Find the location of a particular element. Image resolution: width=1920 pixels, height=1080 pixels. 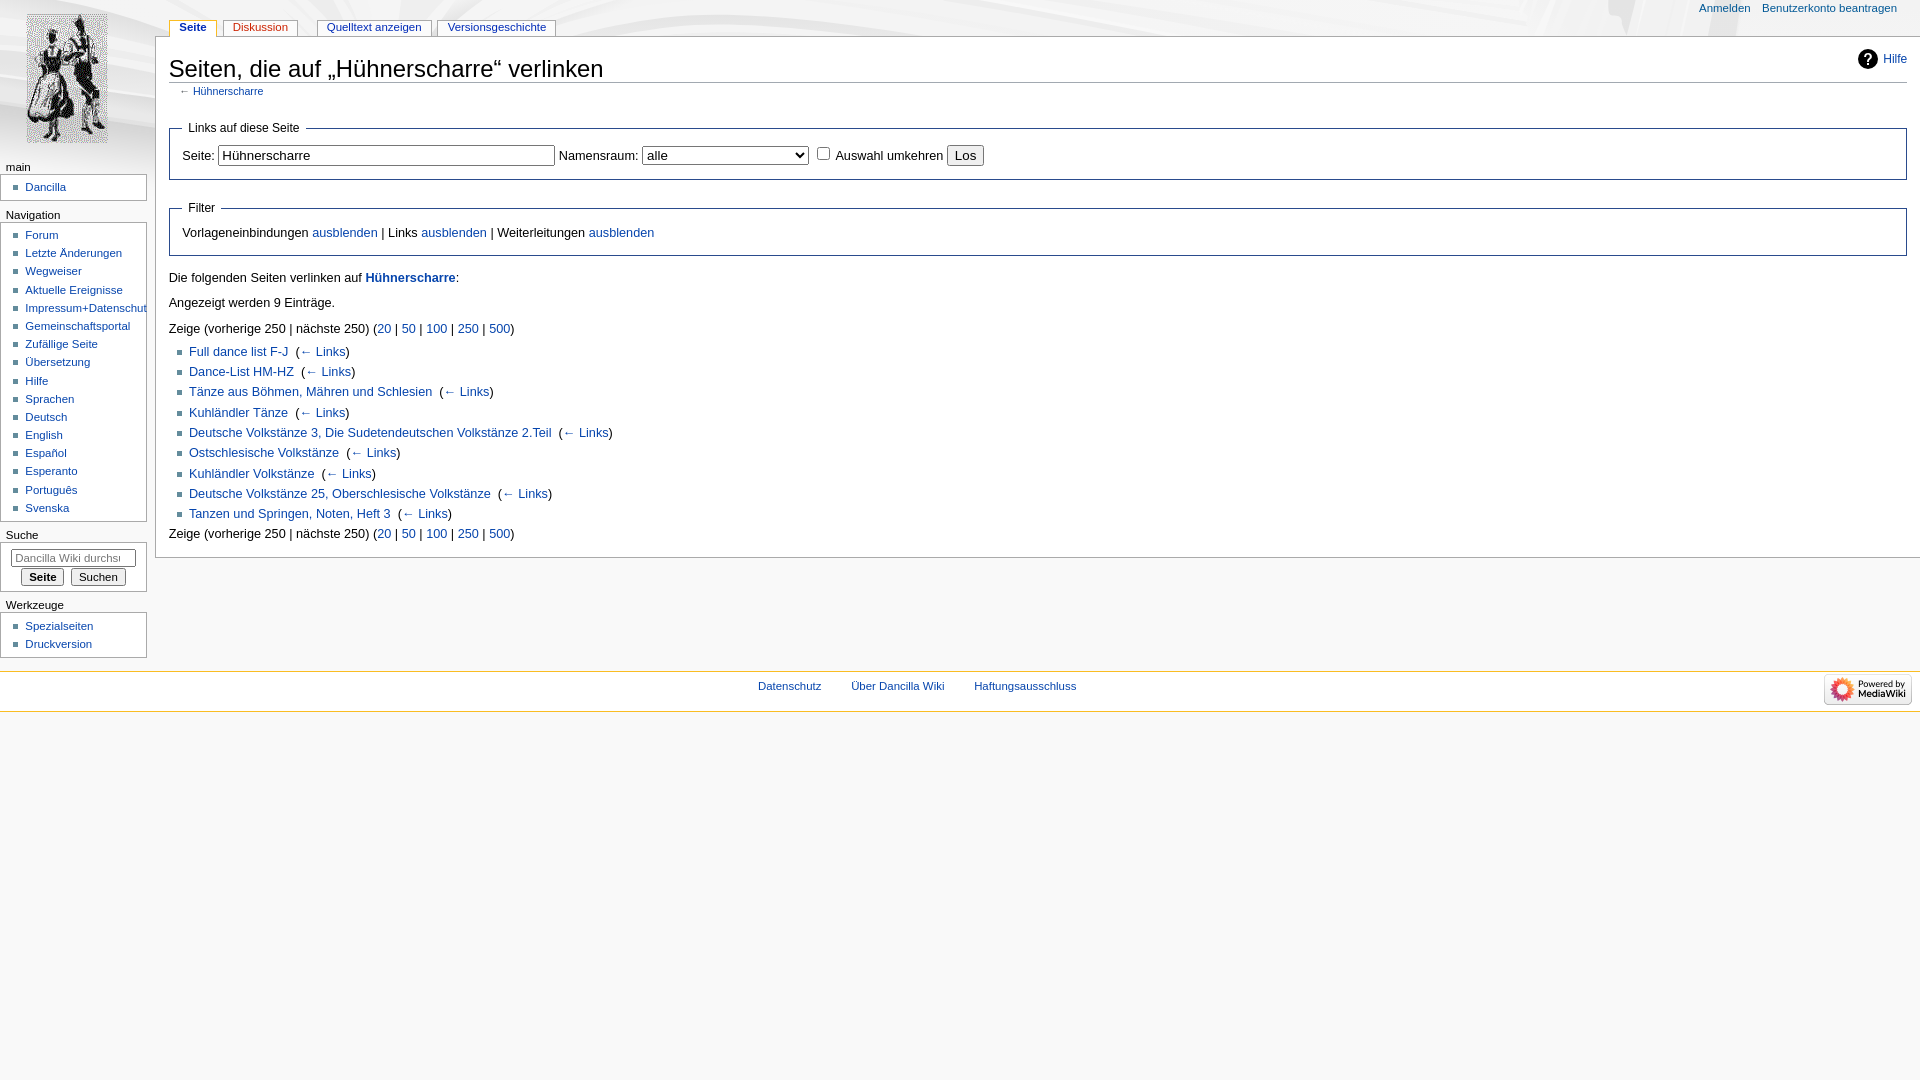

'Druckversion' is located at coordinates (58, 644).